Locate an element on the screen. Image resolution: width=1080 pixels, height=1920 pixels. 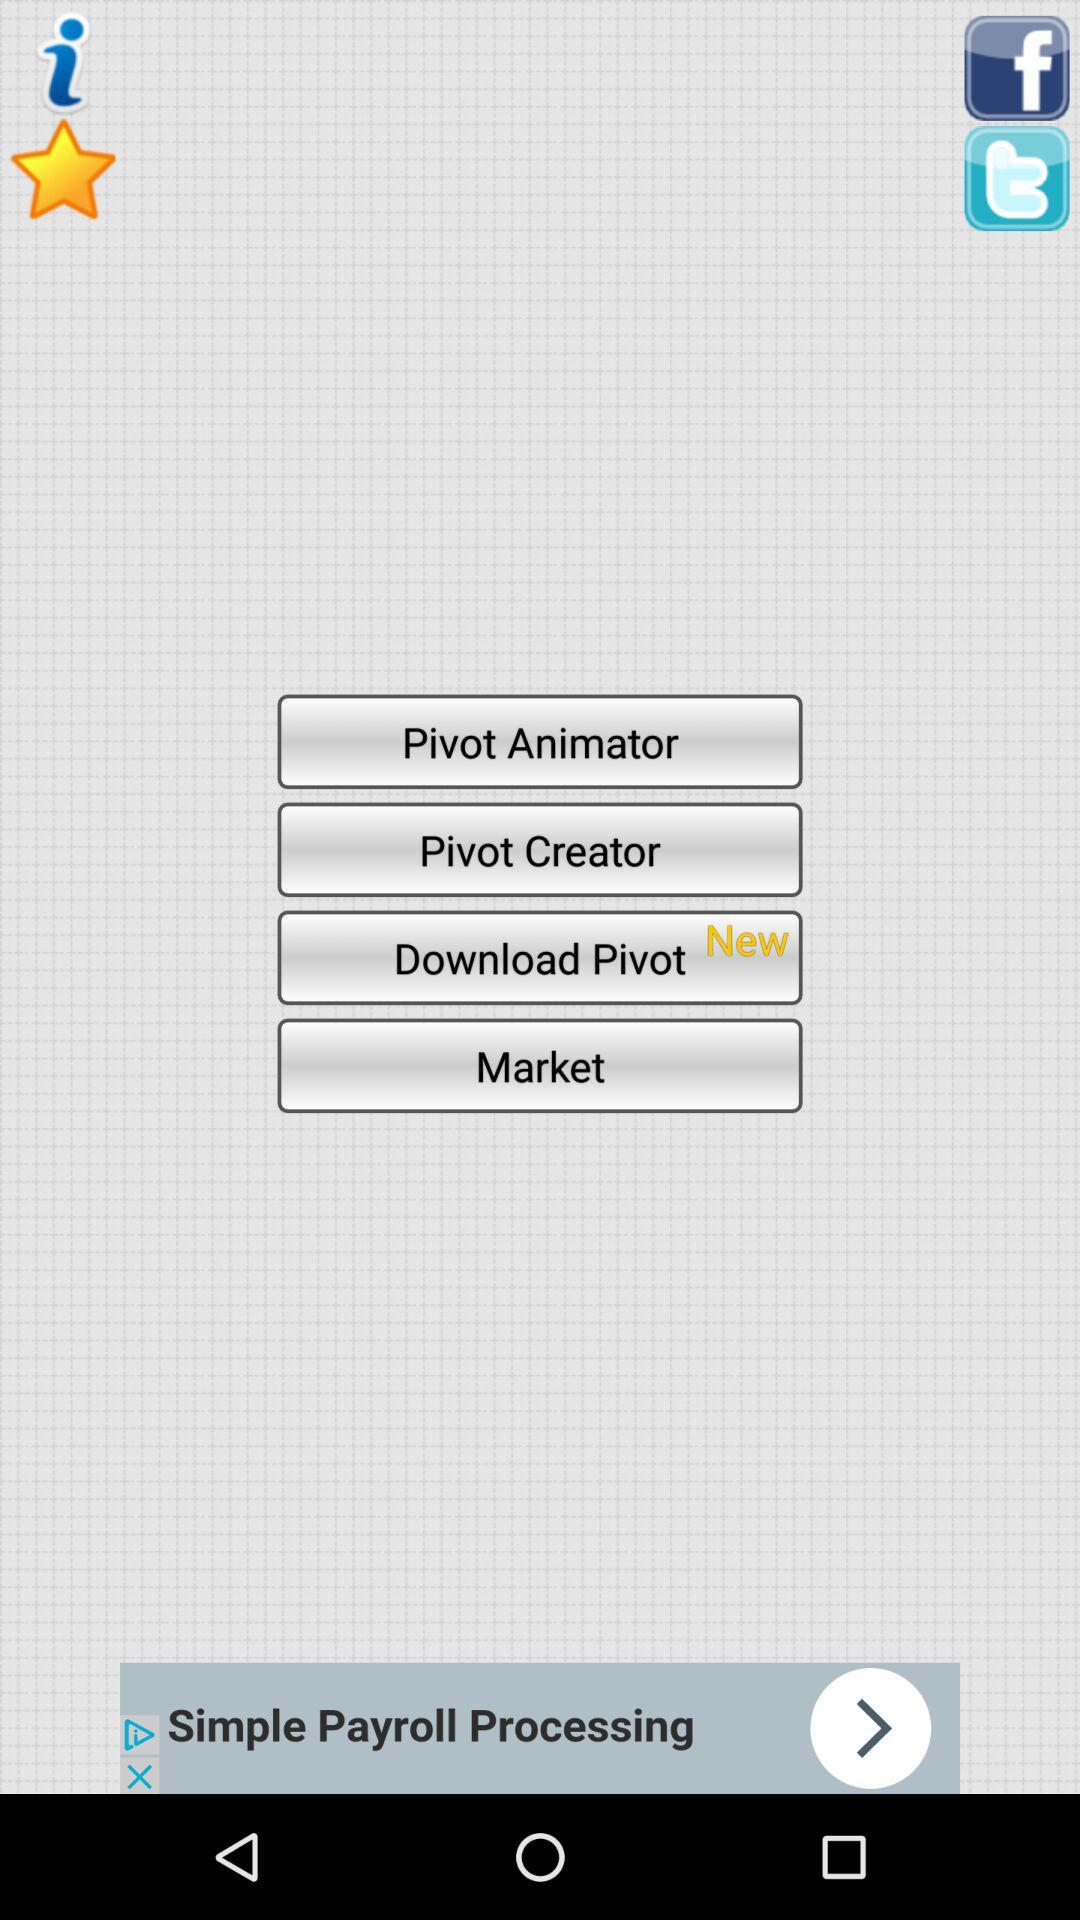
icon above pivot creator is located at coordinates (540, 740).